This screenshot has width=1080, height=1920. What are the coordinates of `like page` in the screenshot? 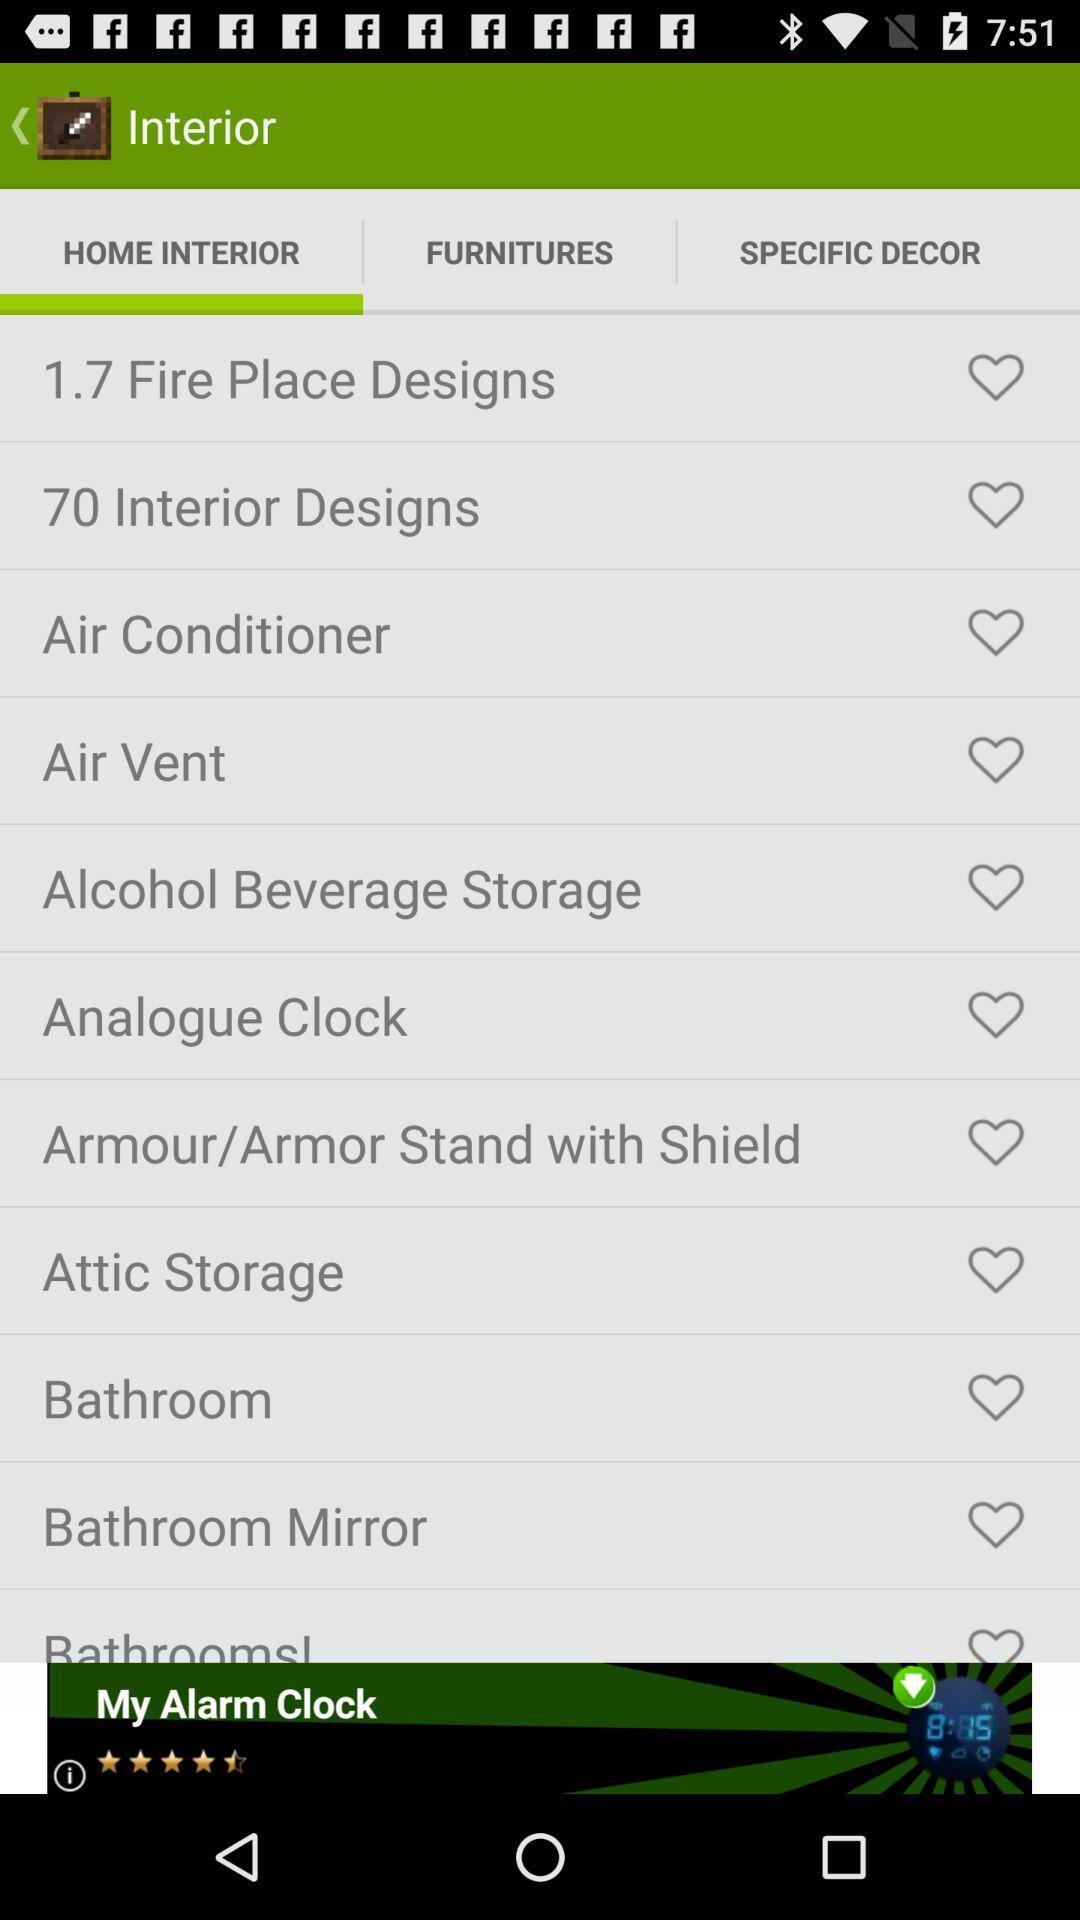 It's located at (995, 1142).